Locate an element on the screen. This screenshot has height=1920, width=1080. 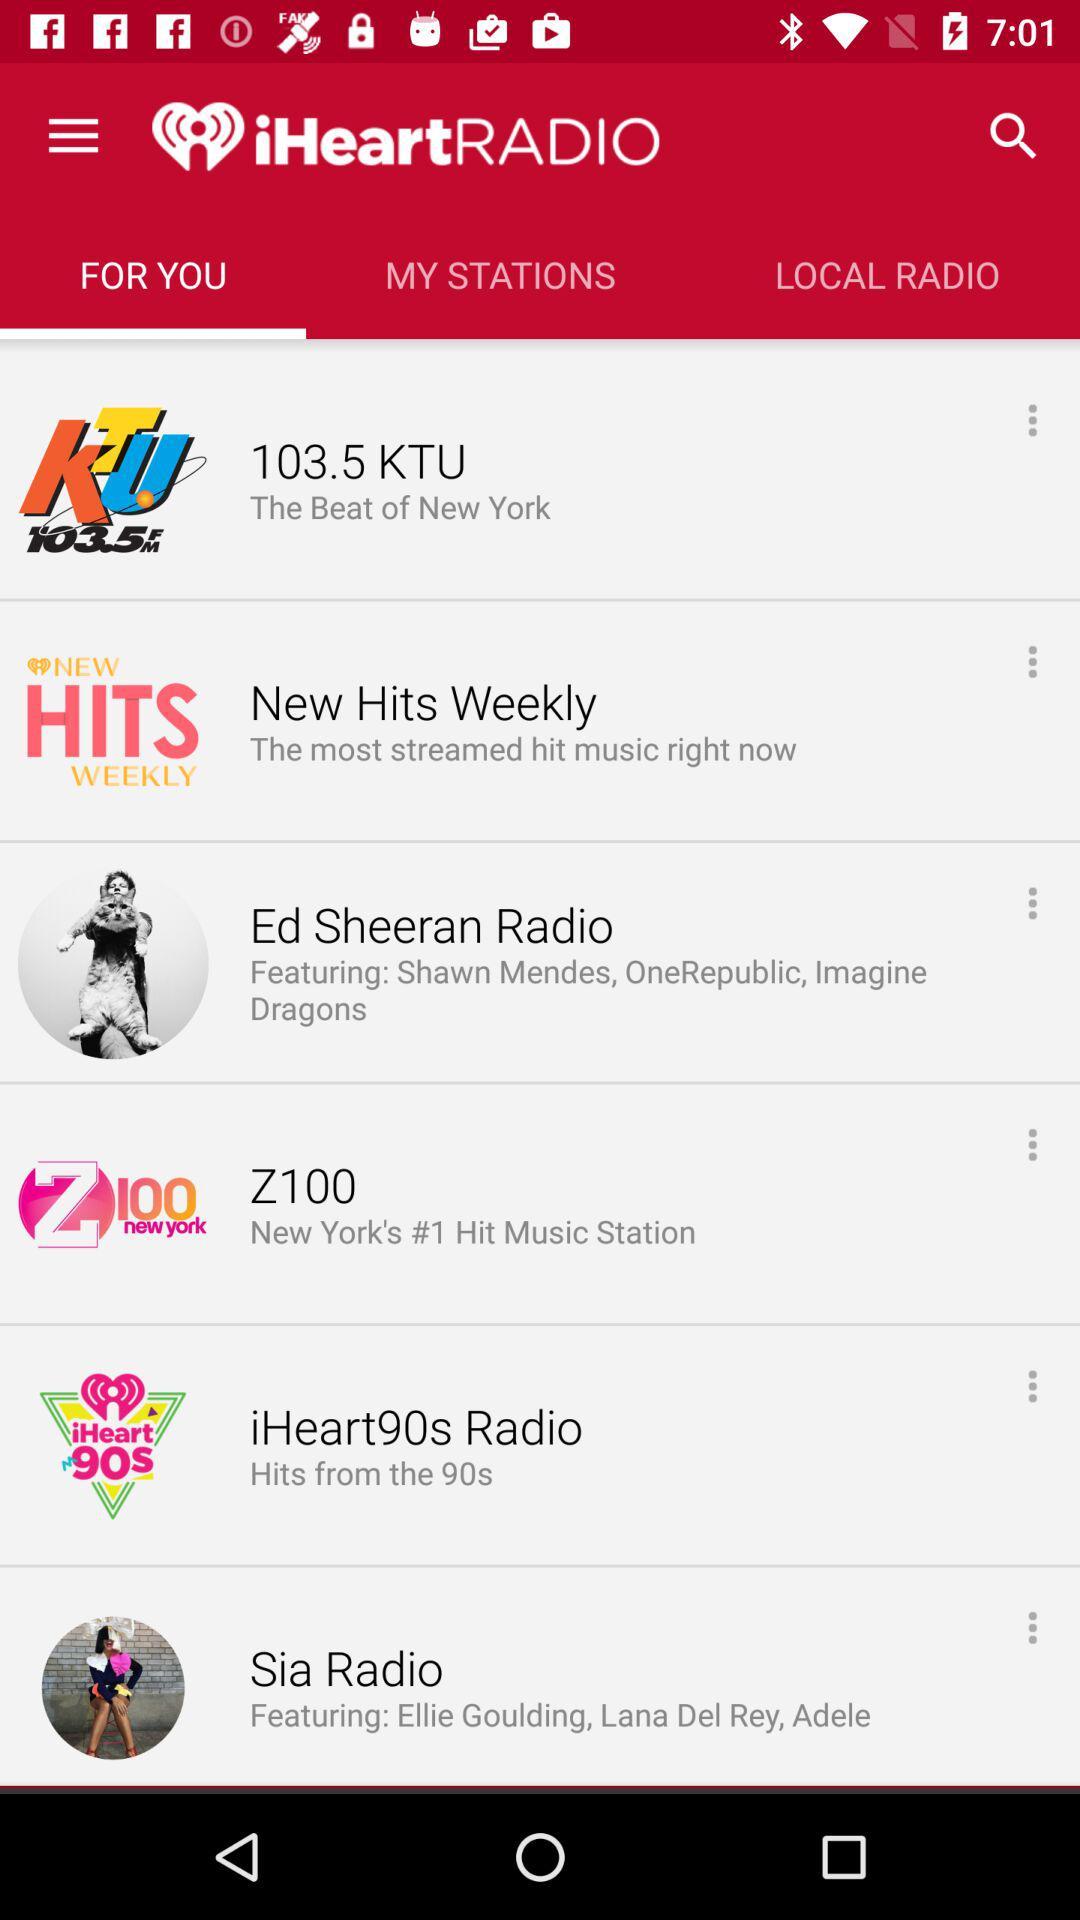
icon next to the my stations is located at coordinates (152, 273).